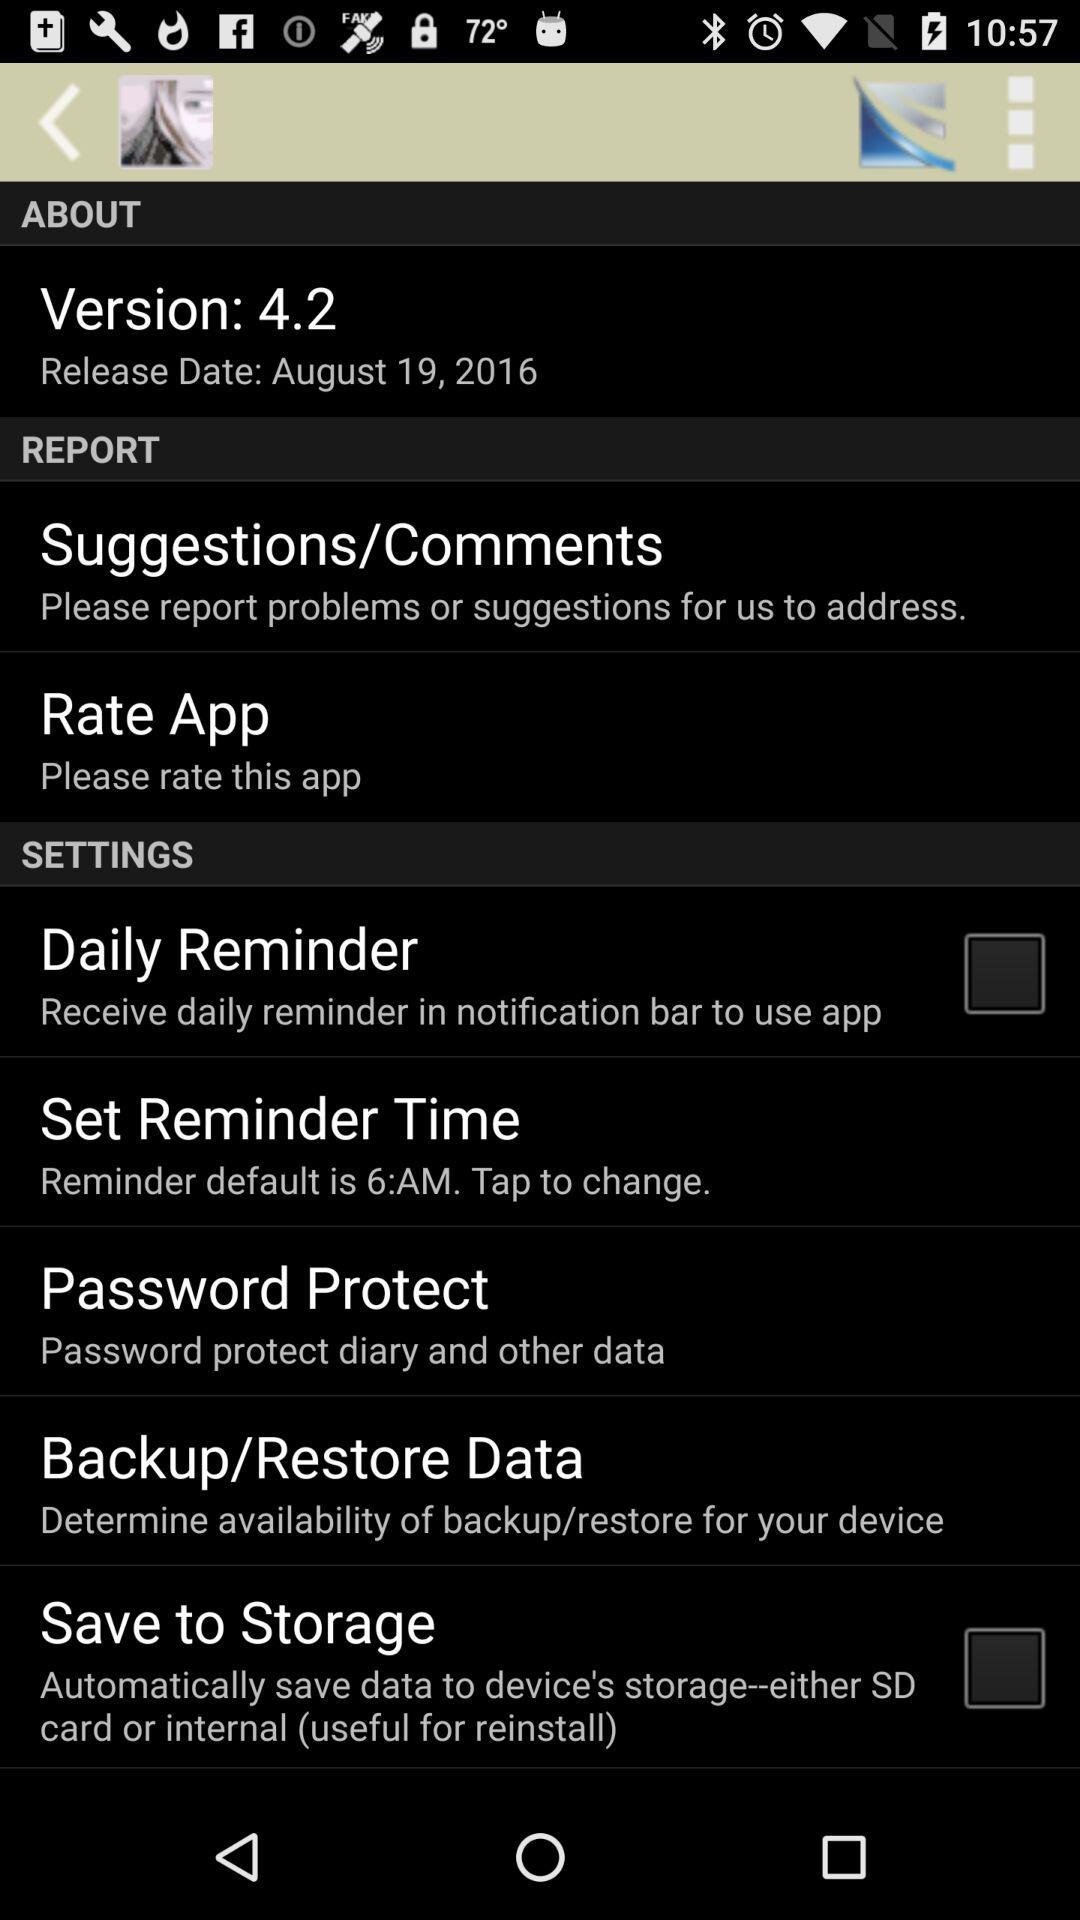 The image size is (1080, 1920). I want to click on the item above the about app, so click(1020, 121).